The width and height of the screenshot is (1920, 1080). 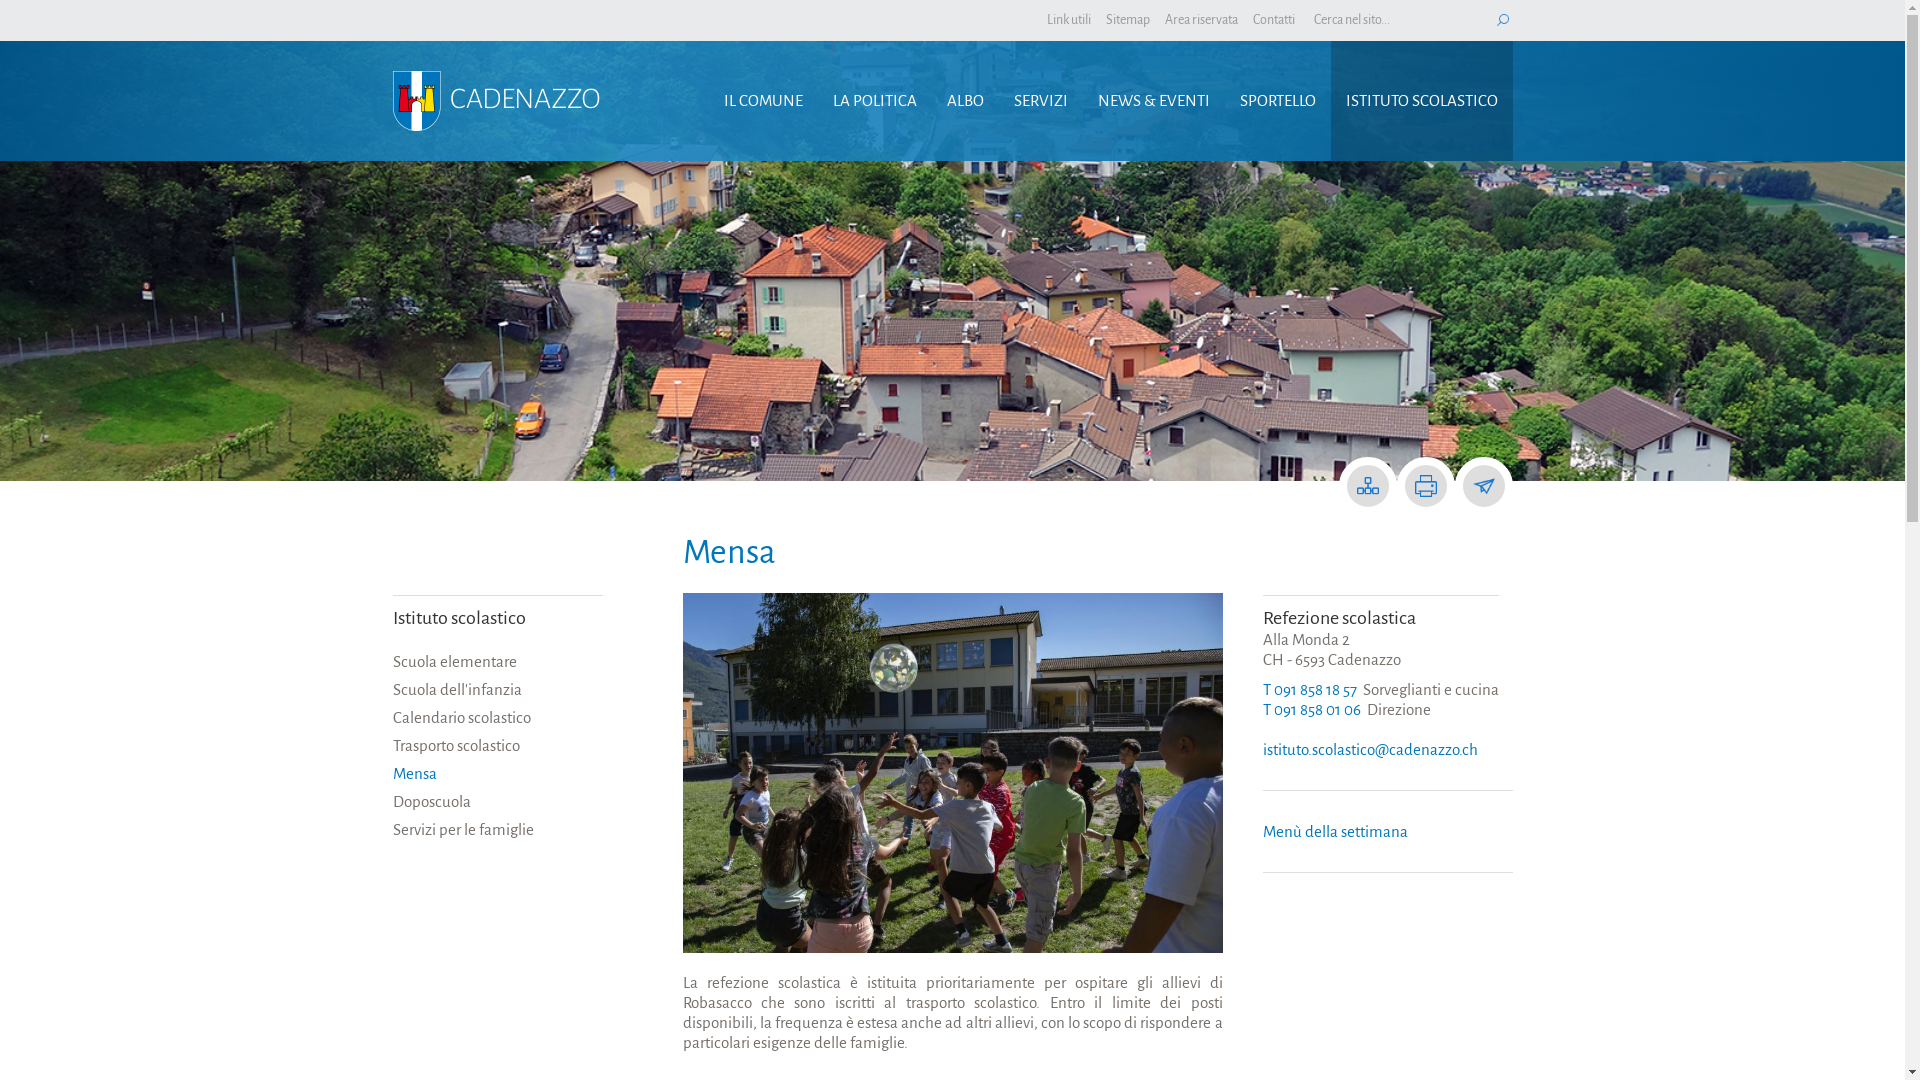 What do you see at coordinates (761, 100) in the screenshot?
I see `'IL COMUNE'` at bounding box center [761, 100].